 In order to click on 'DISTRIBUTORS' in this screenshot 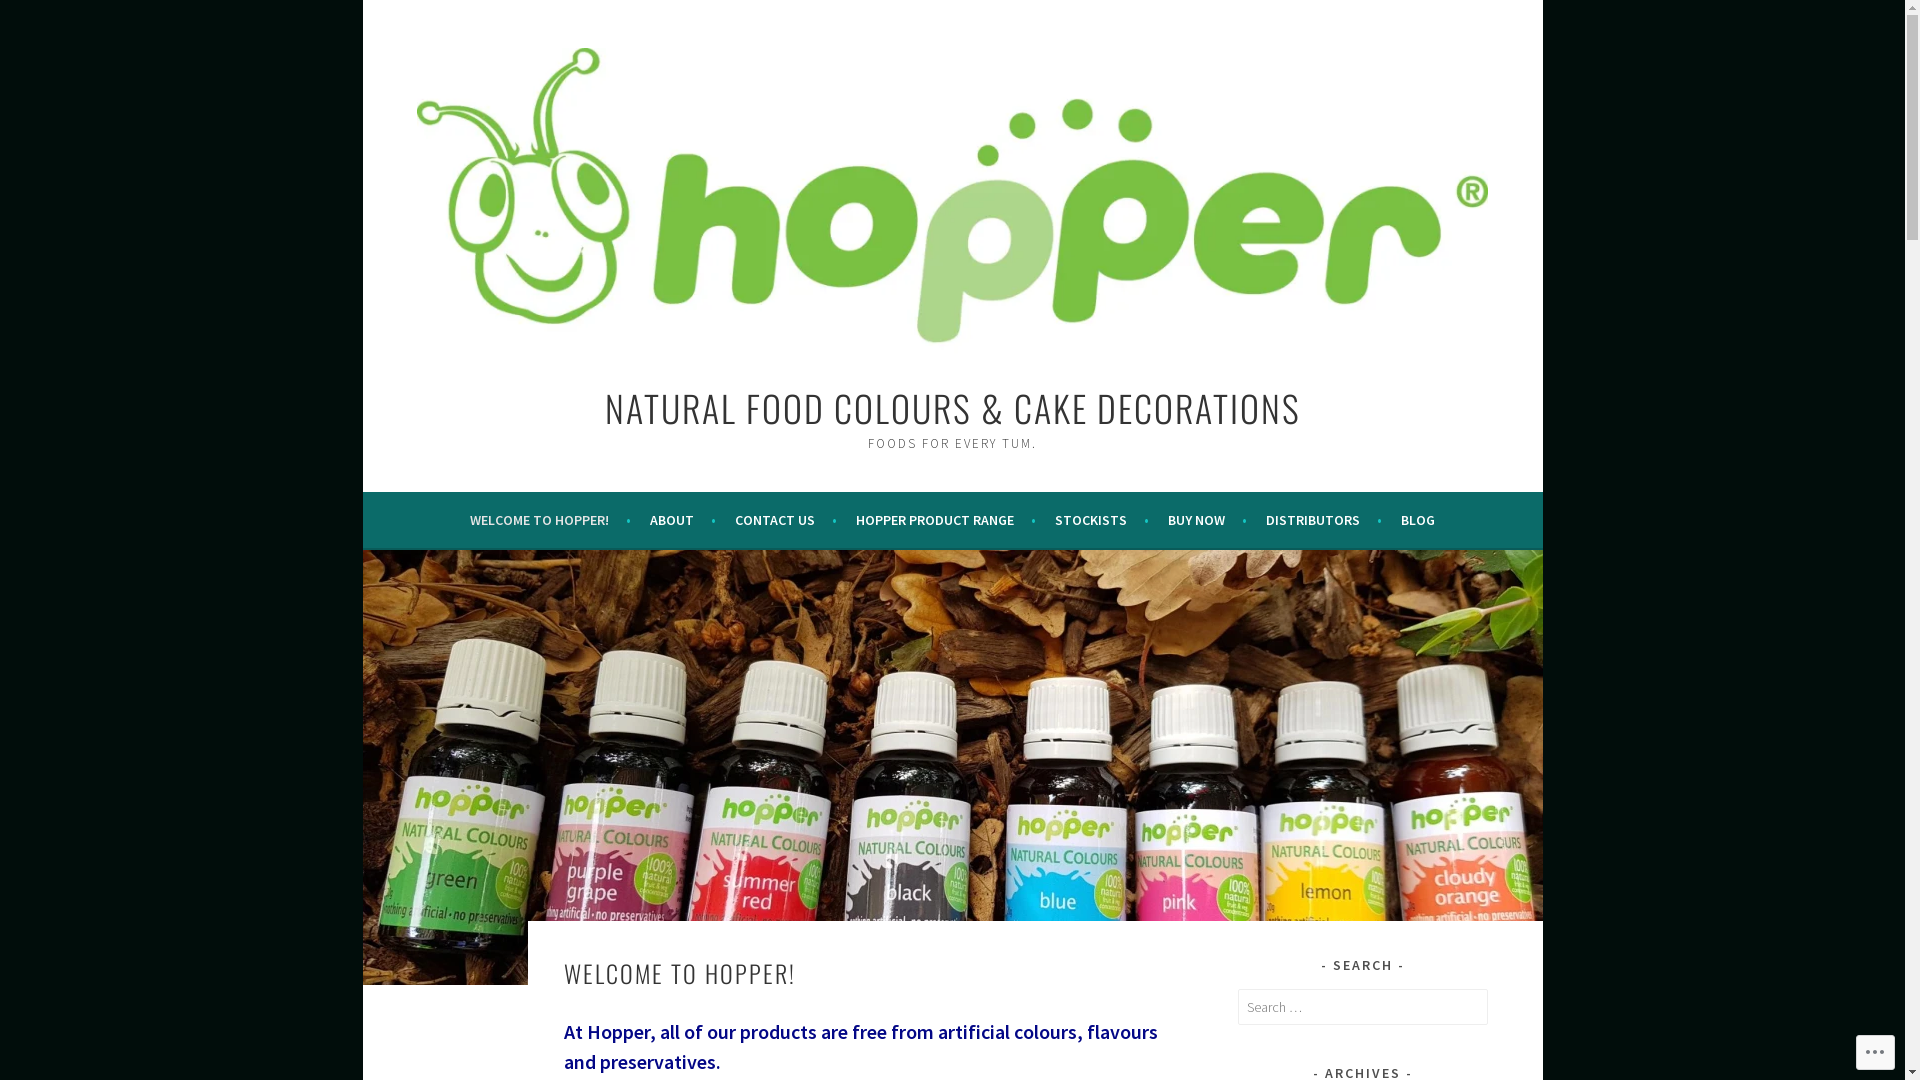, I will do `click(1265, 519)`.